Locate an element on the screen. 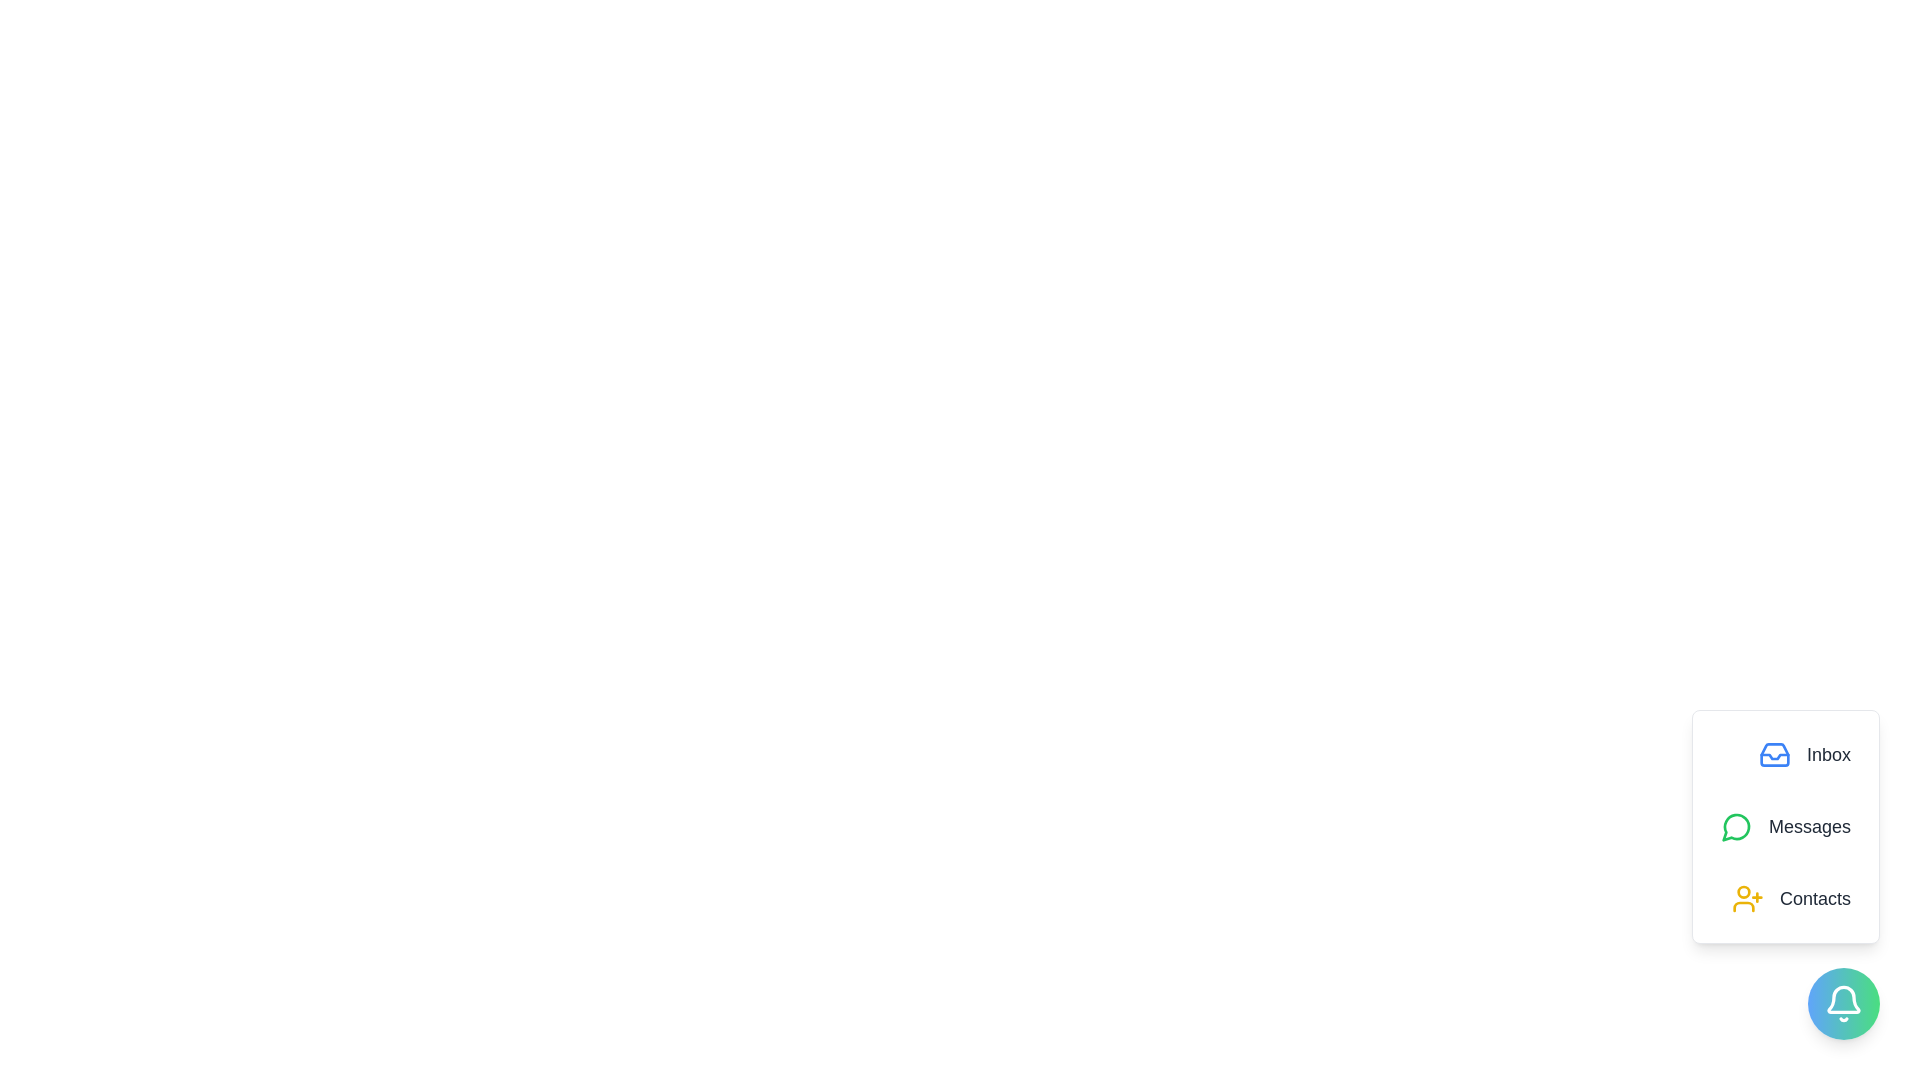 This screenshot has width=1920, height=1080. the 'Inbox' option in the NotificationSpeedDial menu is located at coordinates (1804, 755).